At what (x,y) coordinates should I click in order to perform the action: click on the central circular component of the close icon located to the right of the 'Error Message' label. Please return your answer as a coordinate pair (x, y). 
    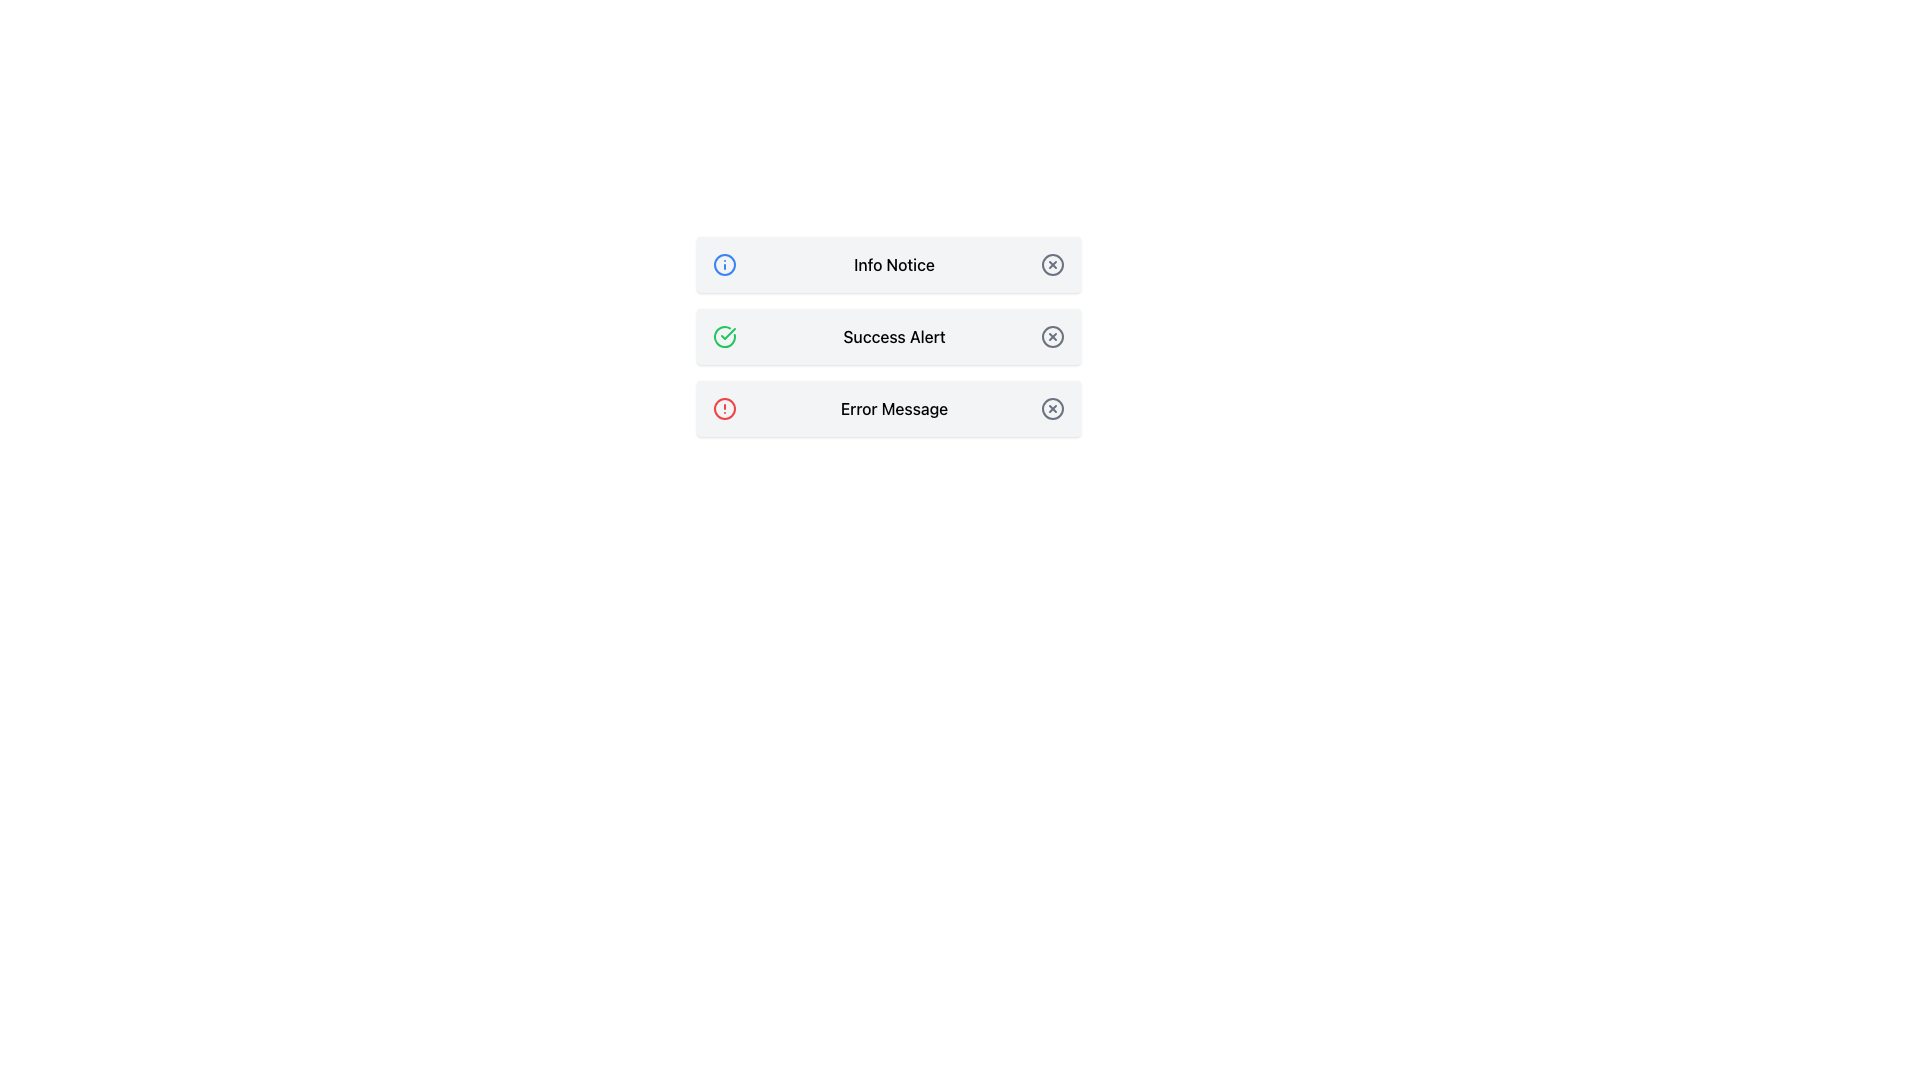
    Looking at the image, I should click on (1051, 407).